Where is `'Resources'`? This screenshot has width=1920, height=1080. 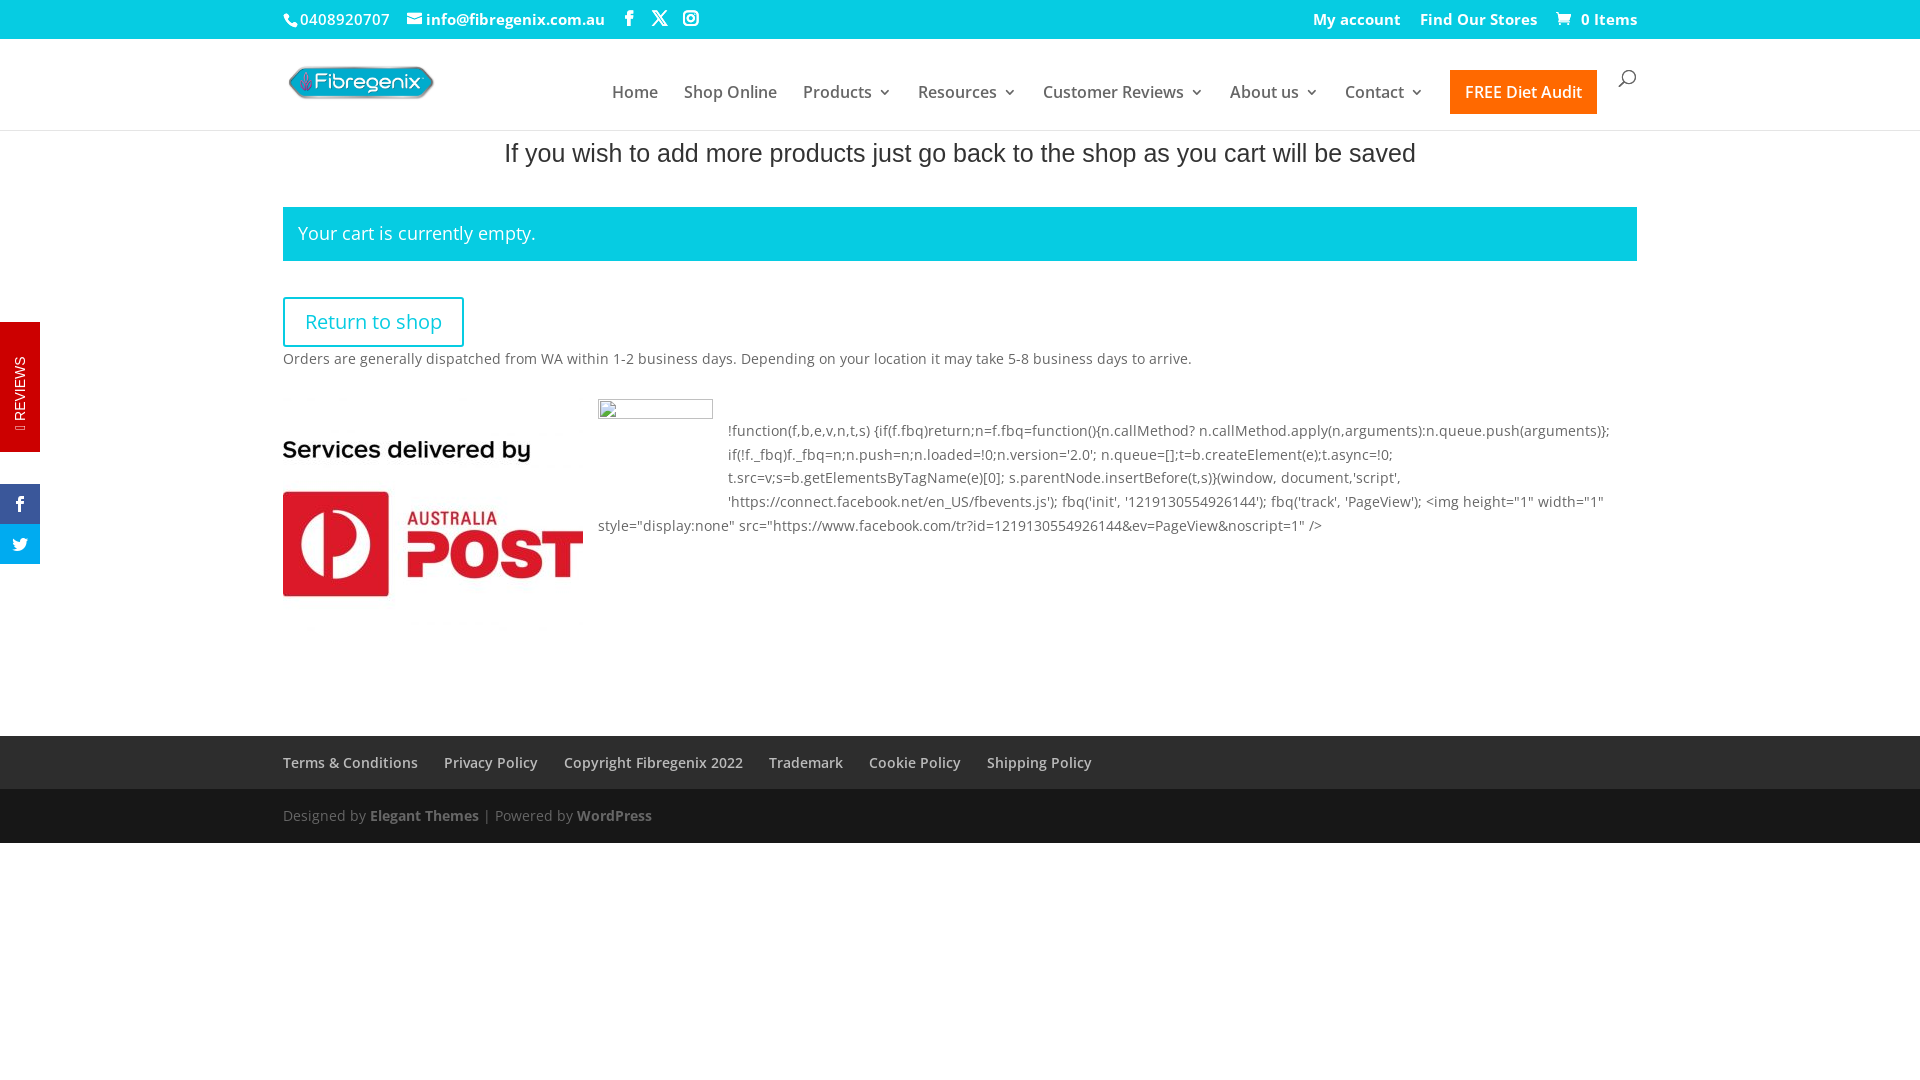 'Resources' is located at coordinates (967, 106).